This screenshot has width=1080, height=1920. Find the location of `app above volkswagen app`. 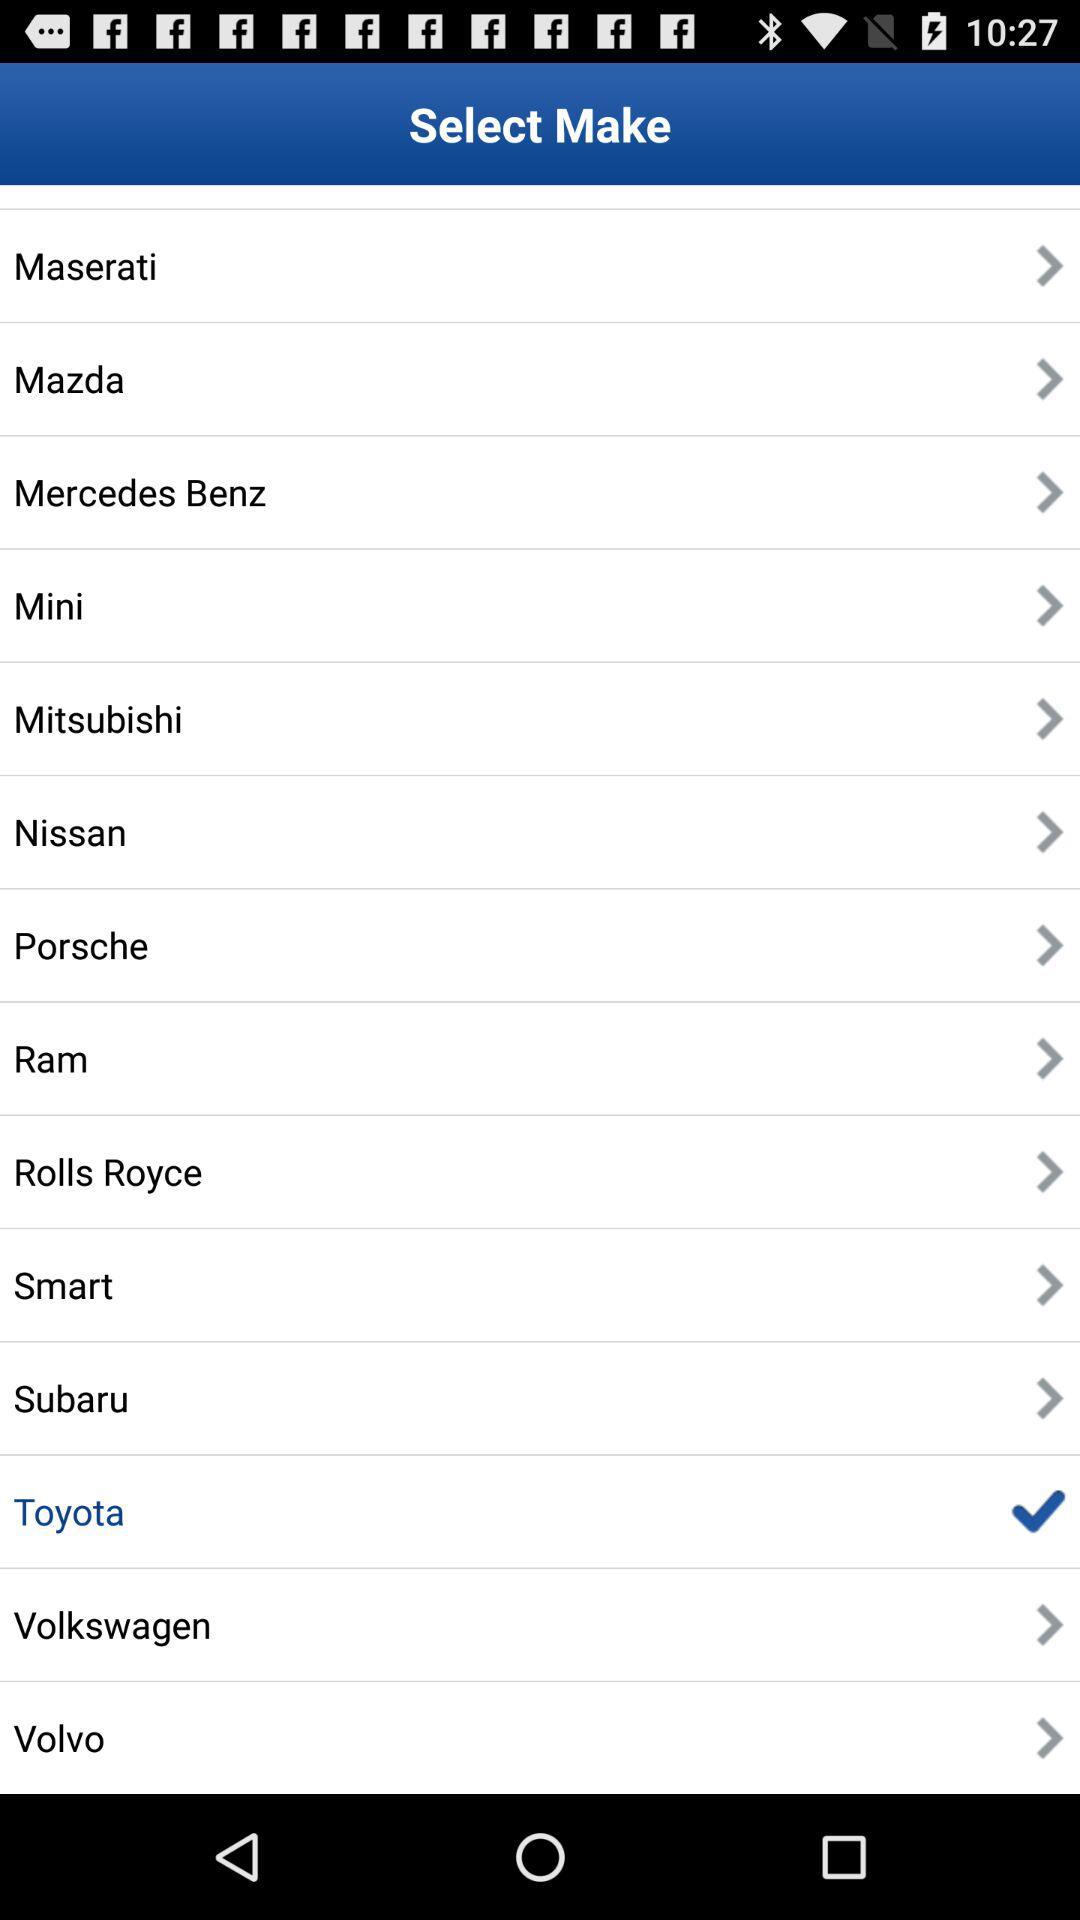

app above volkswagen app is located at coordinates (68, 1511).